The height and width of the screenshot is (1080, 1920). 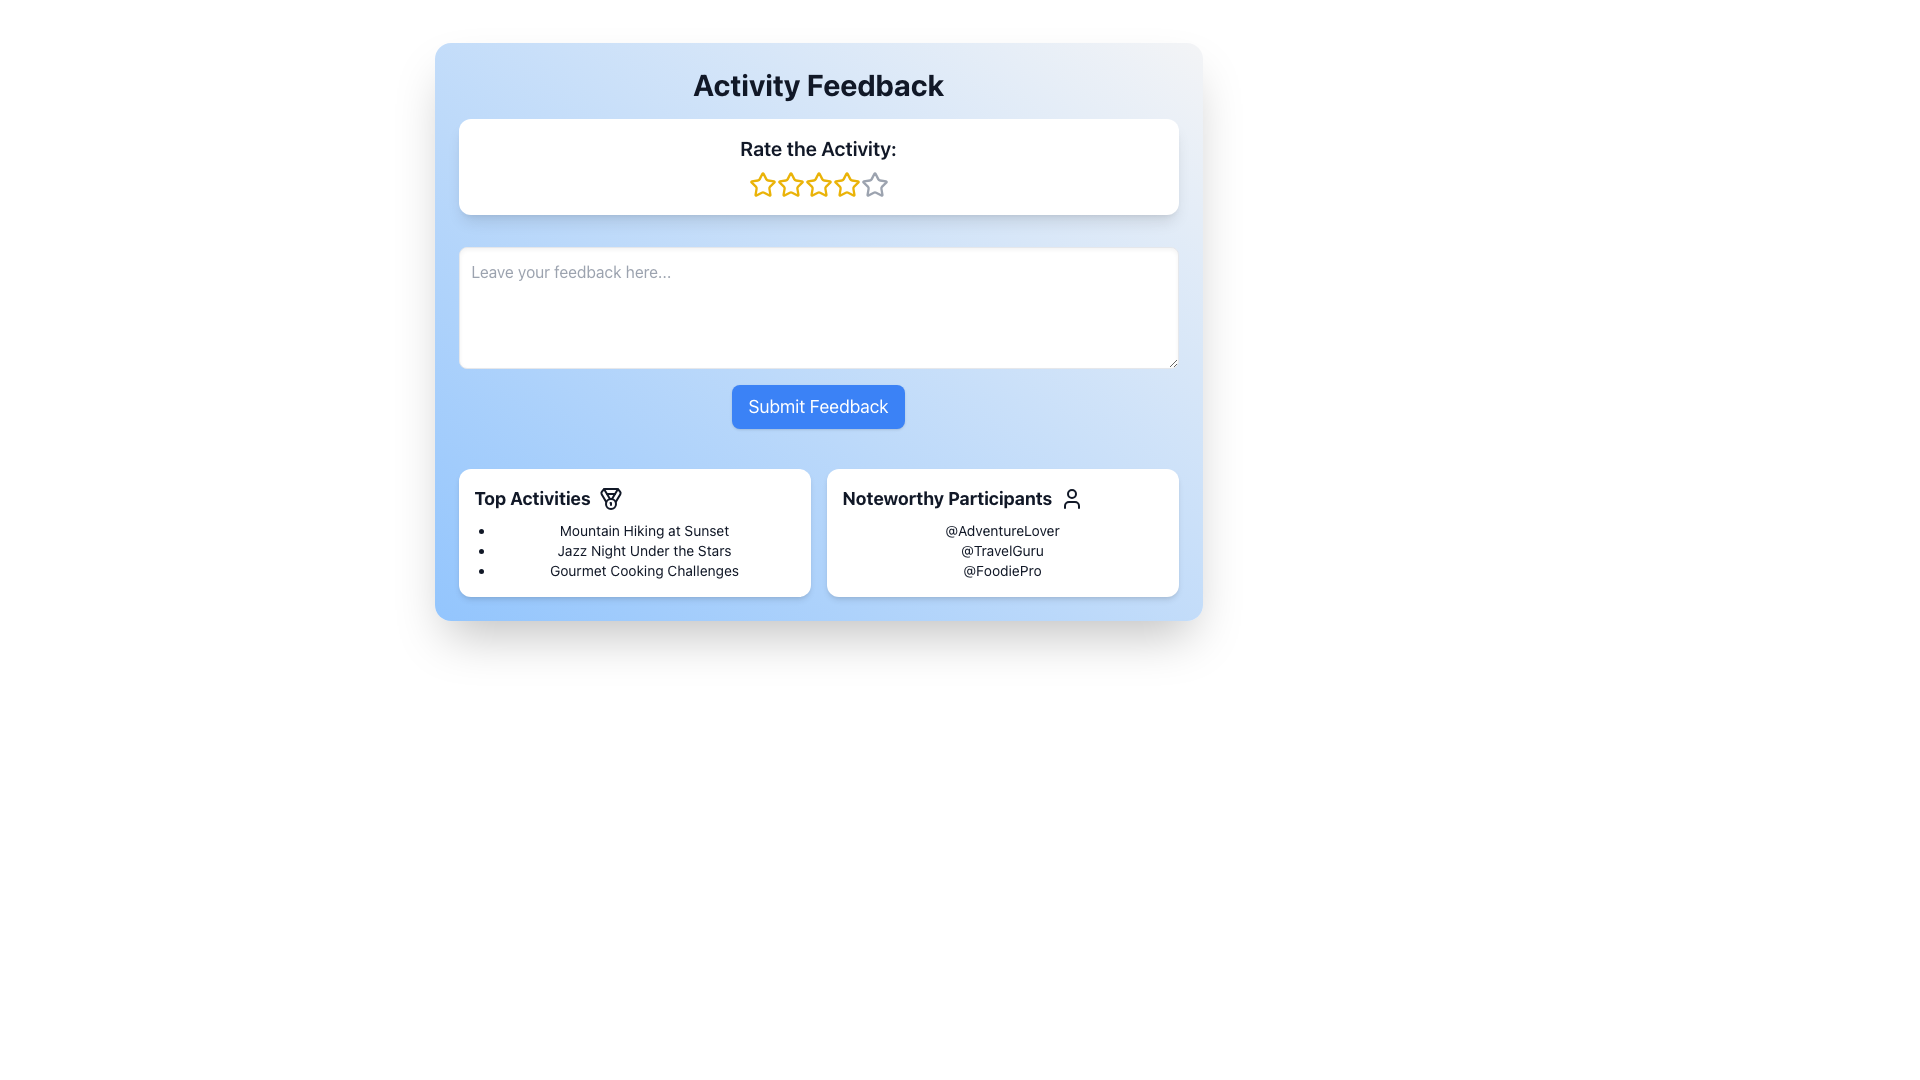 What do you see at coordinates (644, 530) in the screenshot?
I see `the text component containing the phrase 'Mountain Hiking at Sunset,' which is the first item in the bulleted list under the heading 'Top Activities.'` at bounding box center [644, 530].